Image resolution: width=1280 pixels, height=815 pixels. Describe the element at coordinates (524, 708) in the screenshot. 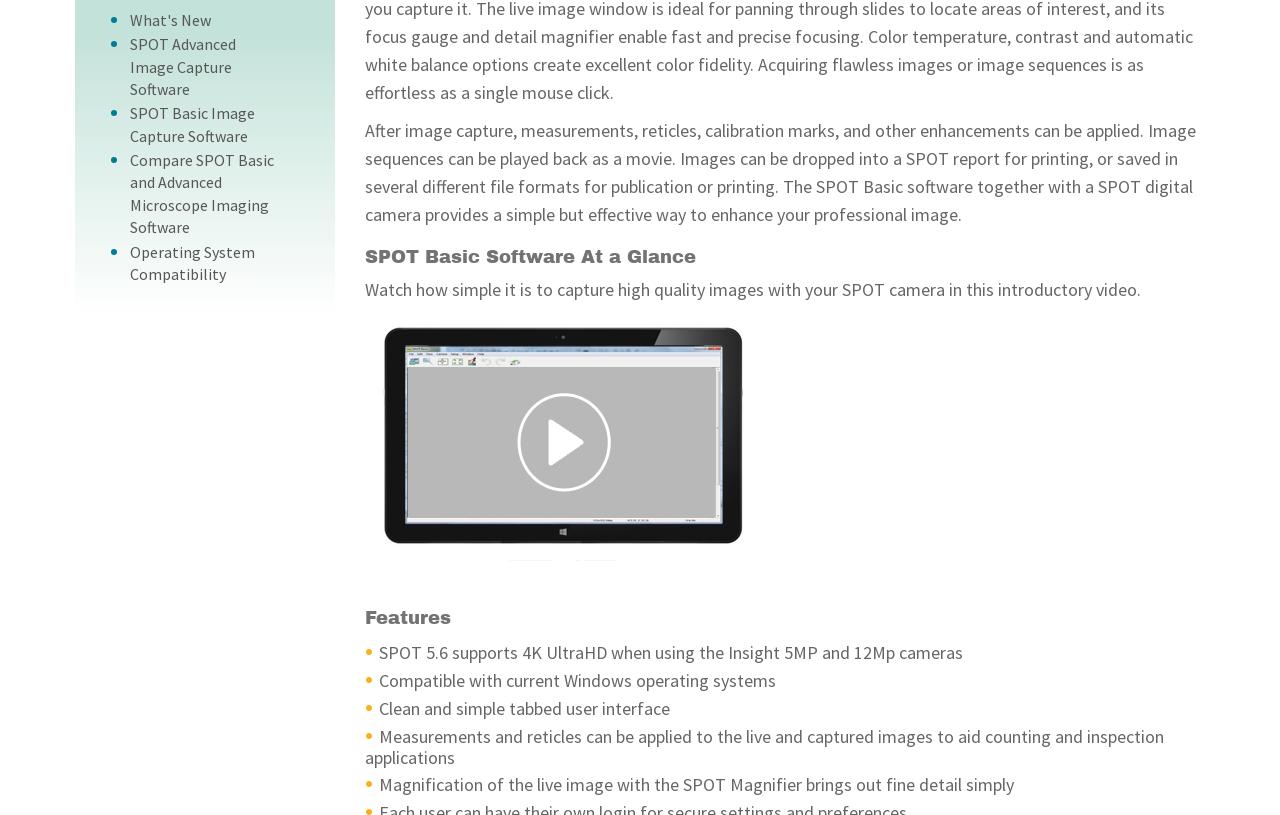

I see `'Clean and simple tabbed user interface'` at that location.